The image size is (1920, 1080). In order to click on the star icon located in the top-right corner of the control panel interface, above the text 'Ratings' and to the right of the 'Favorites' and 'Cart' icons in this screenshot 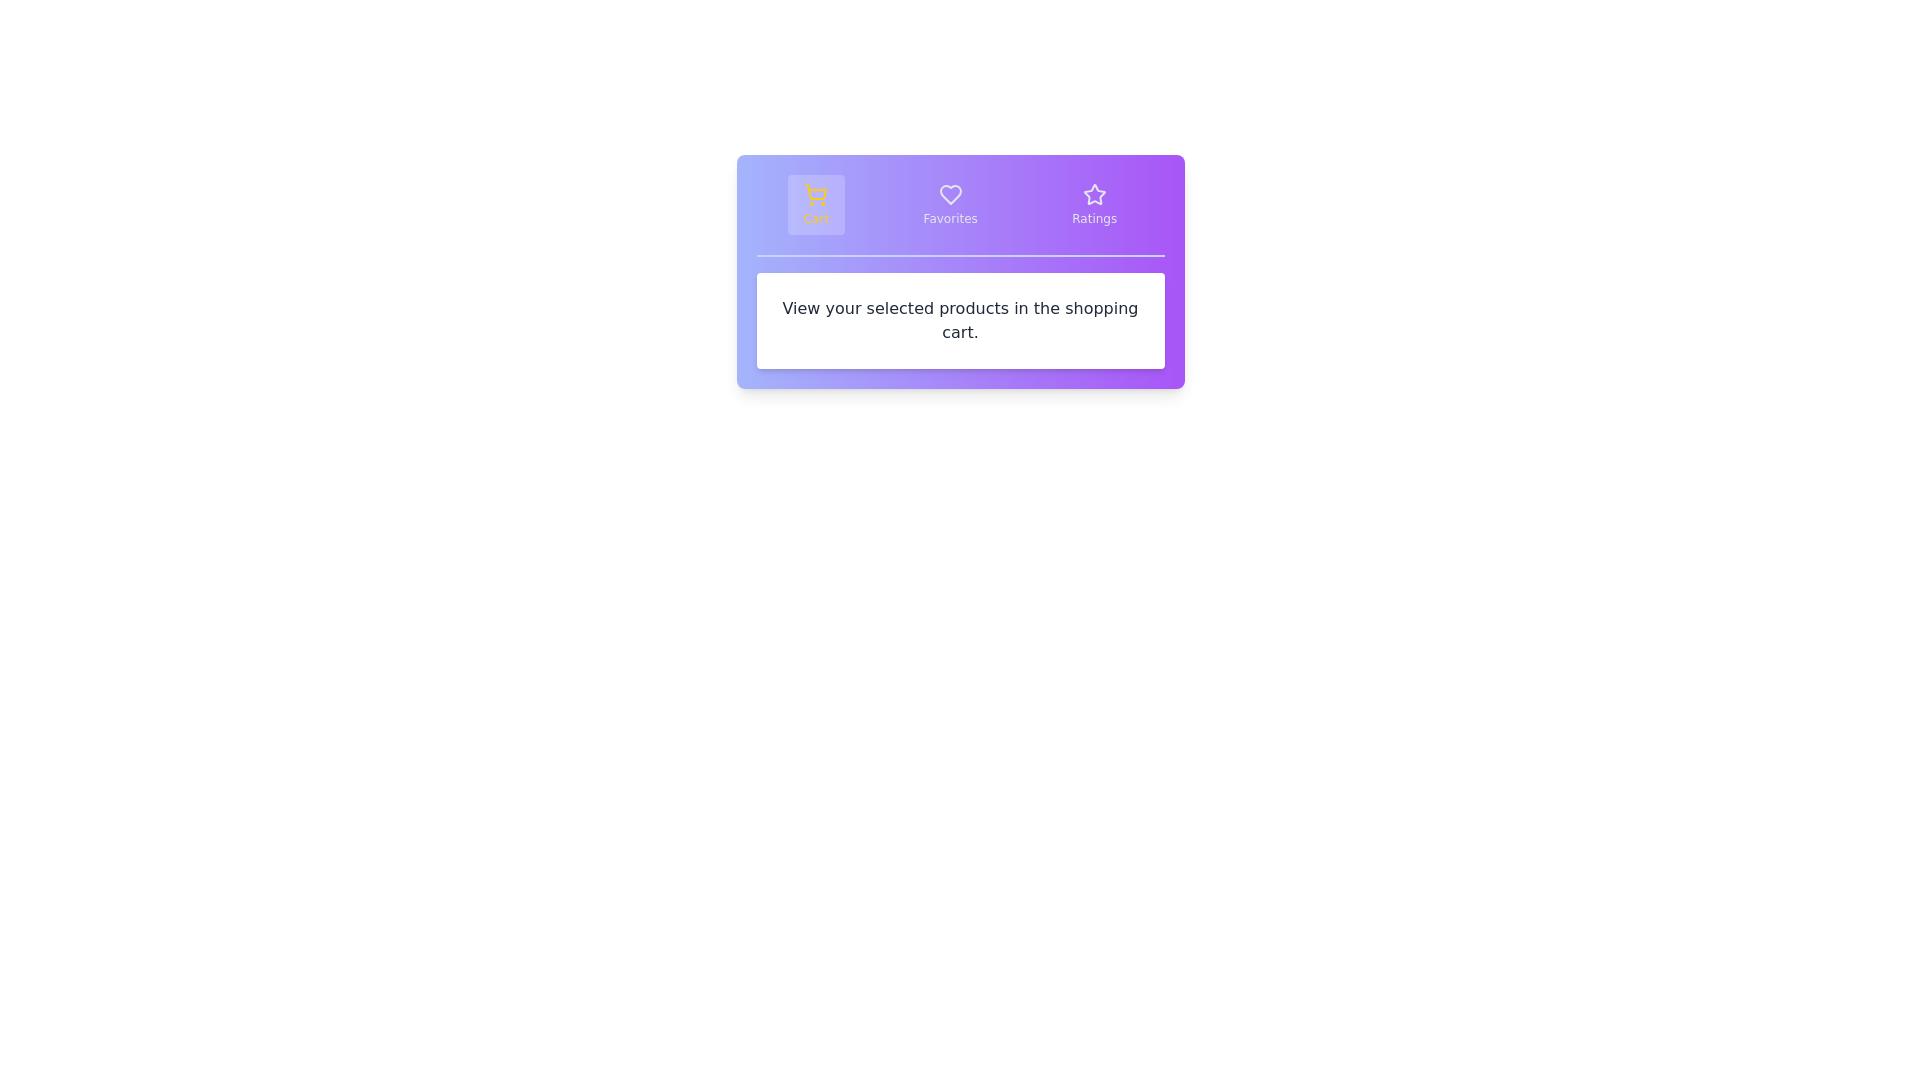, I will do `click(1093, 195)`.